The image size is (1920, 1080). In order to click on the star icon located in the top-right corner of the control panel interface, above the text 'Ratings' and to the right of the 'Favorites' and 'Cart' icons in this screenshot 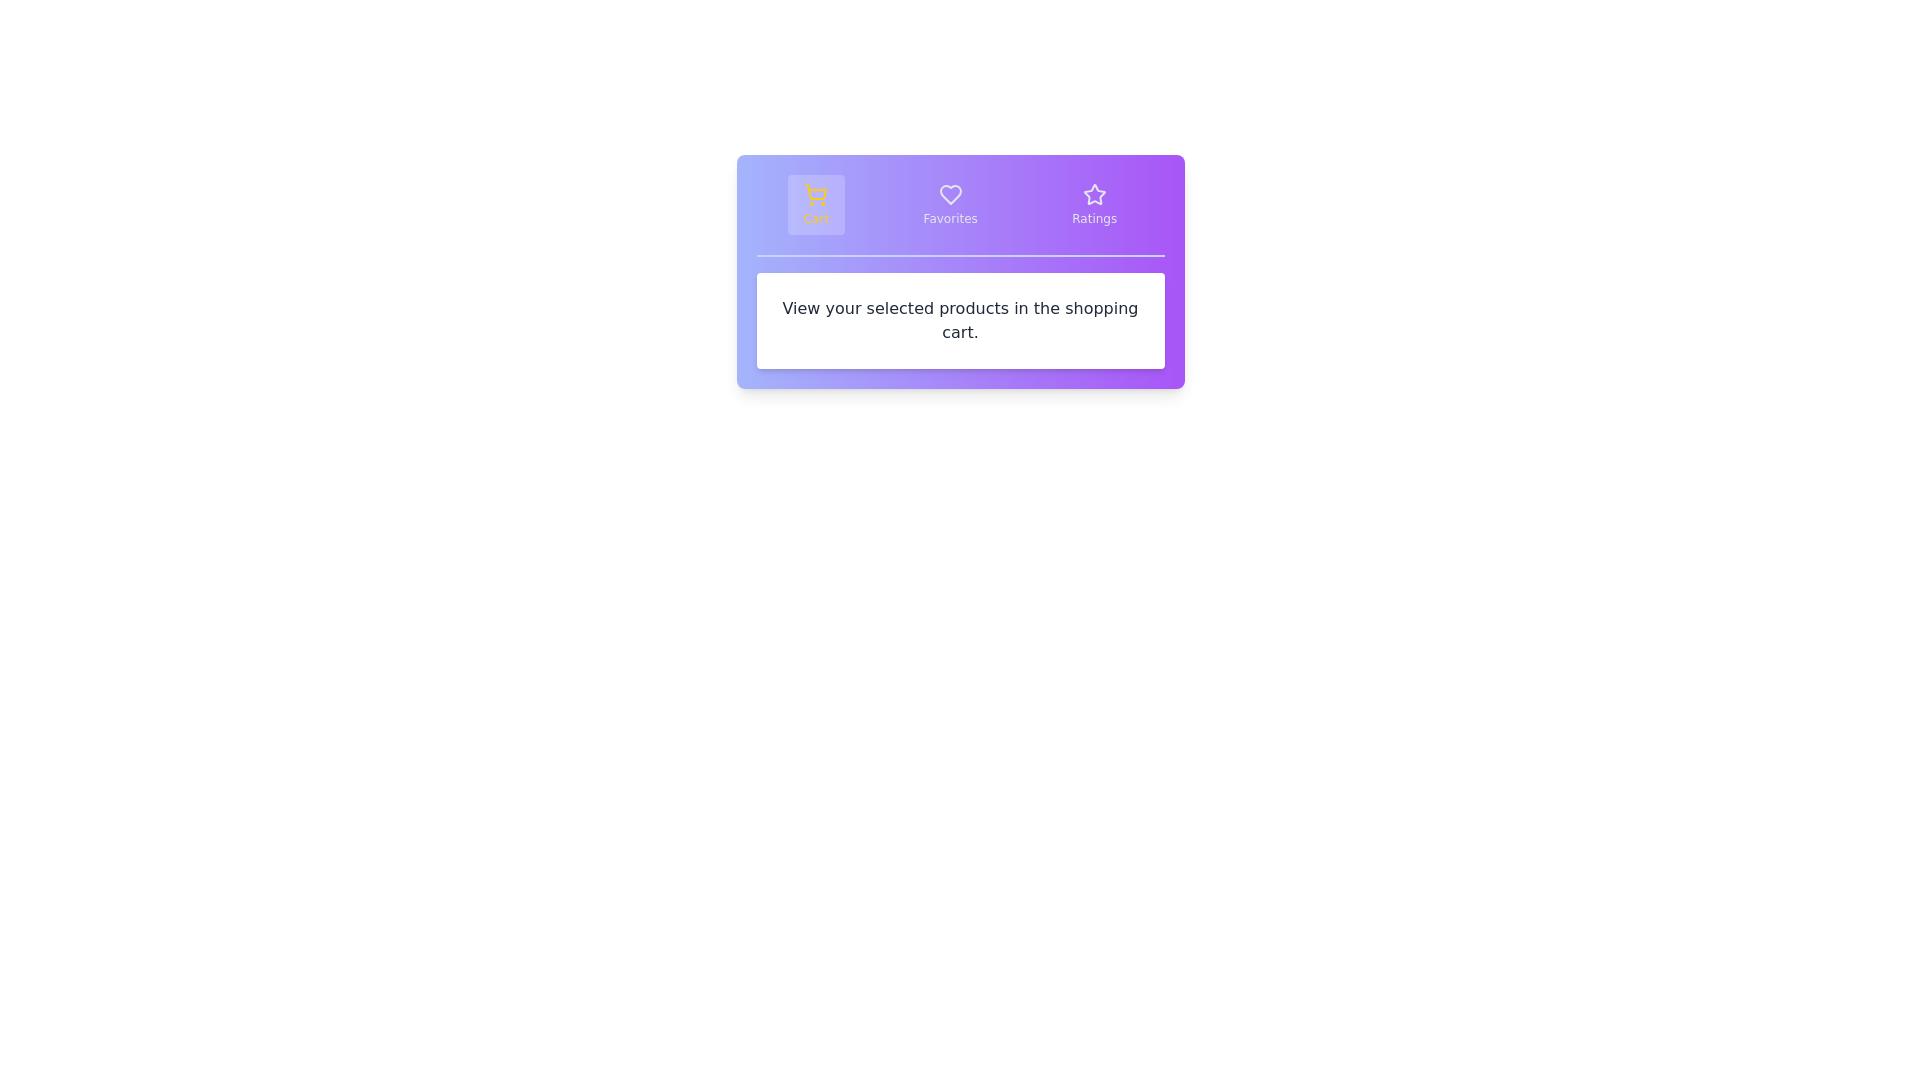, I will do `click(1093, 195)`.